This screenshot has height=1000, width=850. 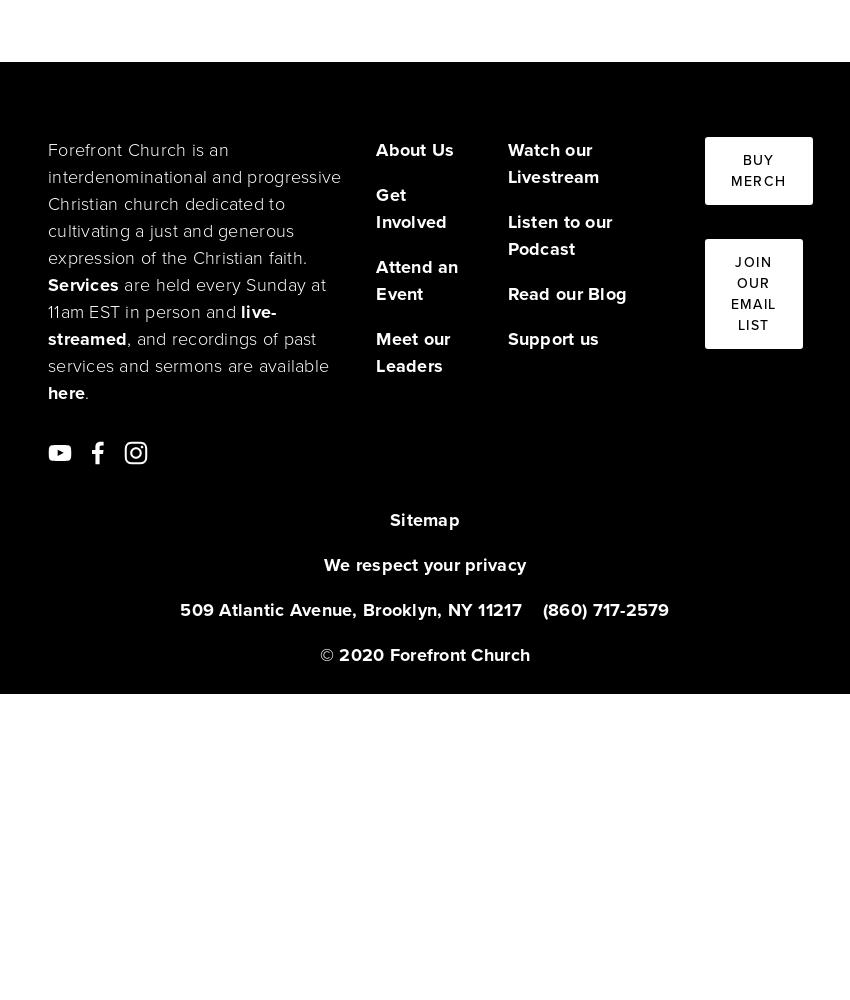 What do you see at coordinates (424, 520) in the screenshot?
I see `'Sitemap'` at bounding box center [424, 520].